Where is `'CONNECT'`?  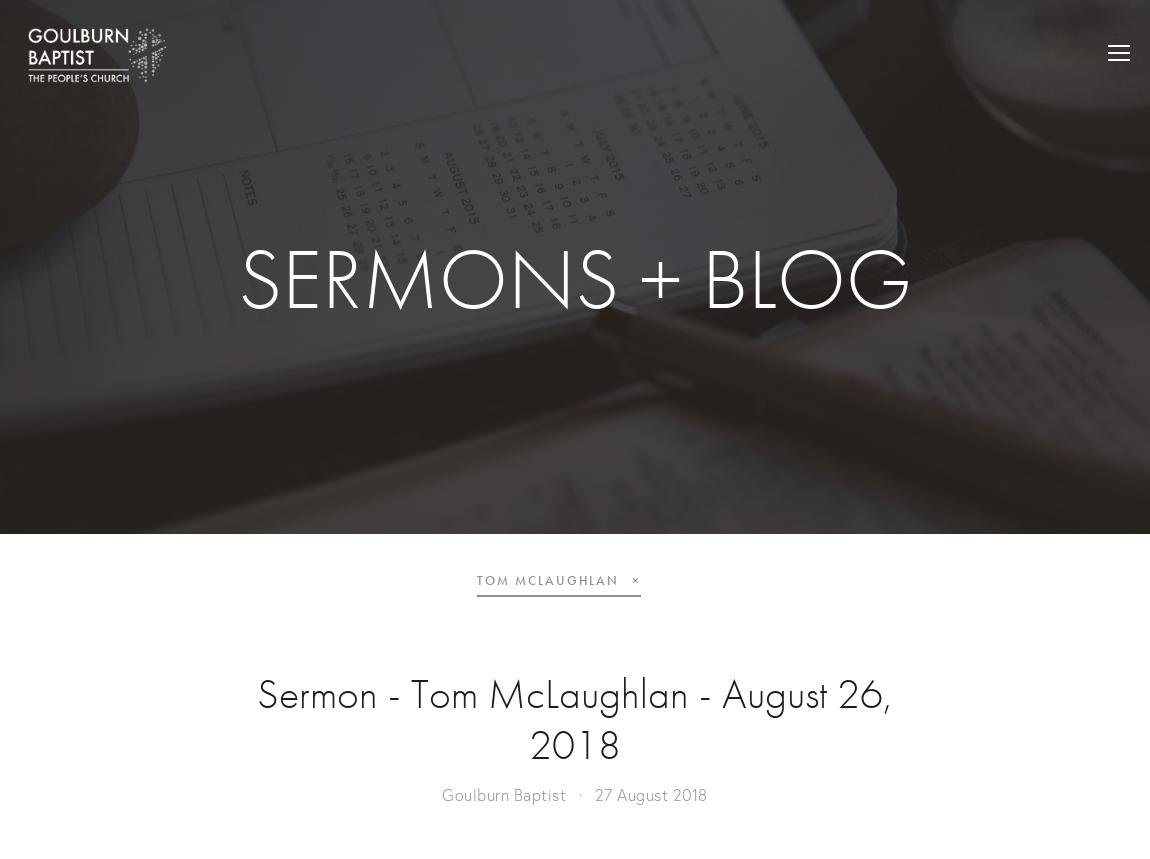 'CONNECT' is located at coordinates (962, 168).